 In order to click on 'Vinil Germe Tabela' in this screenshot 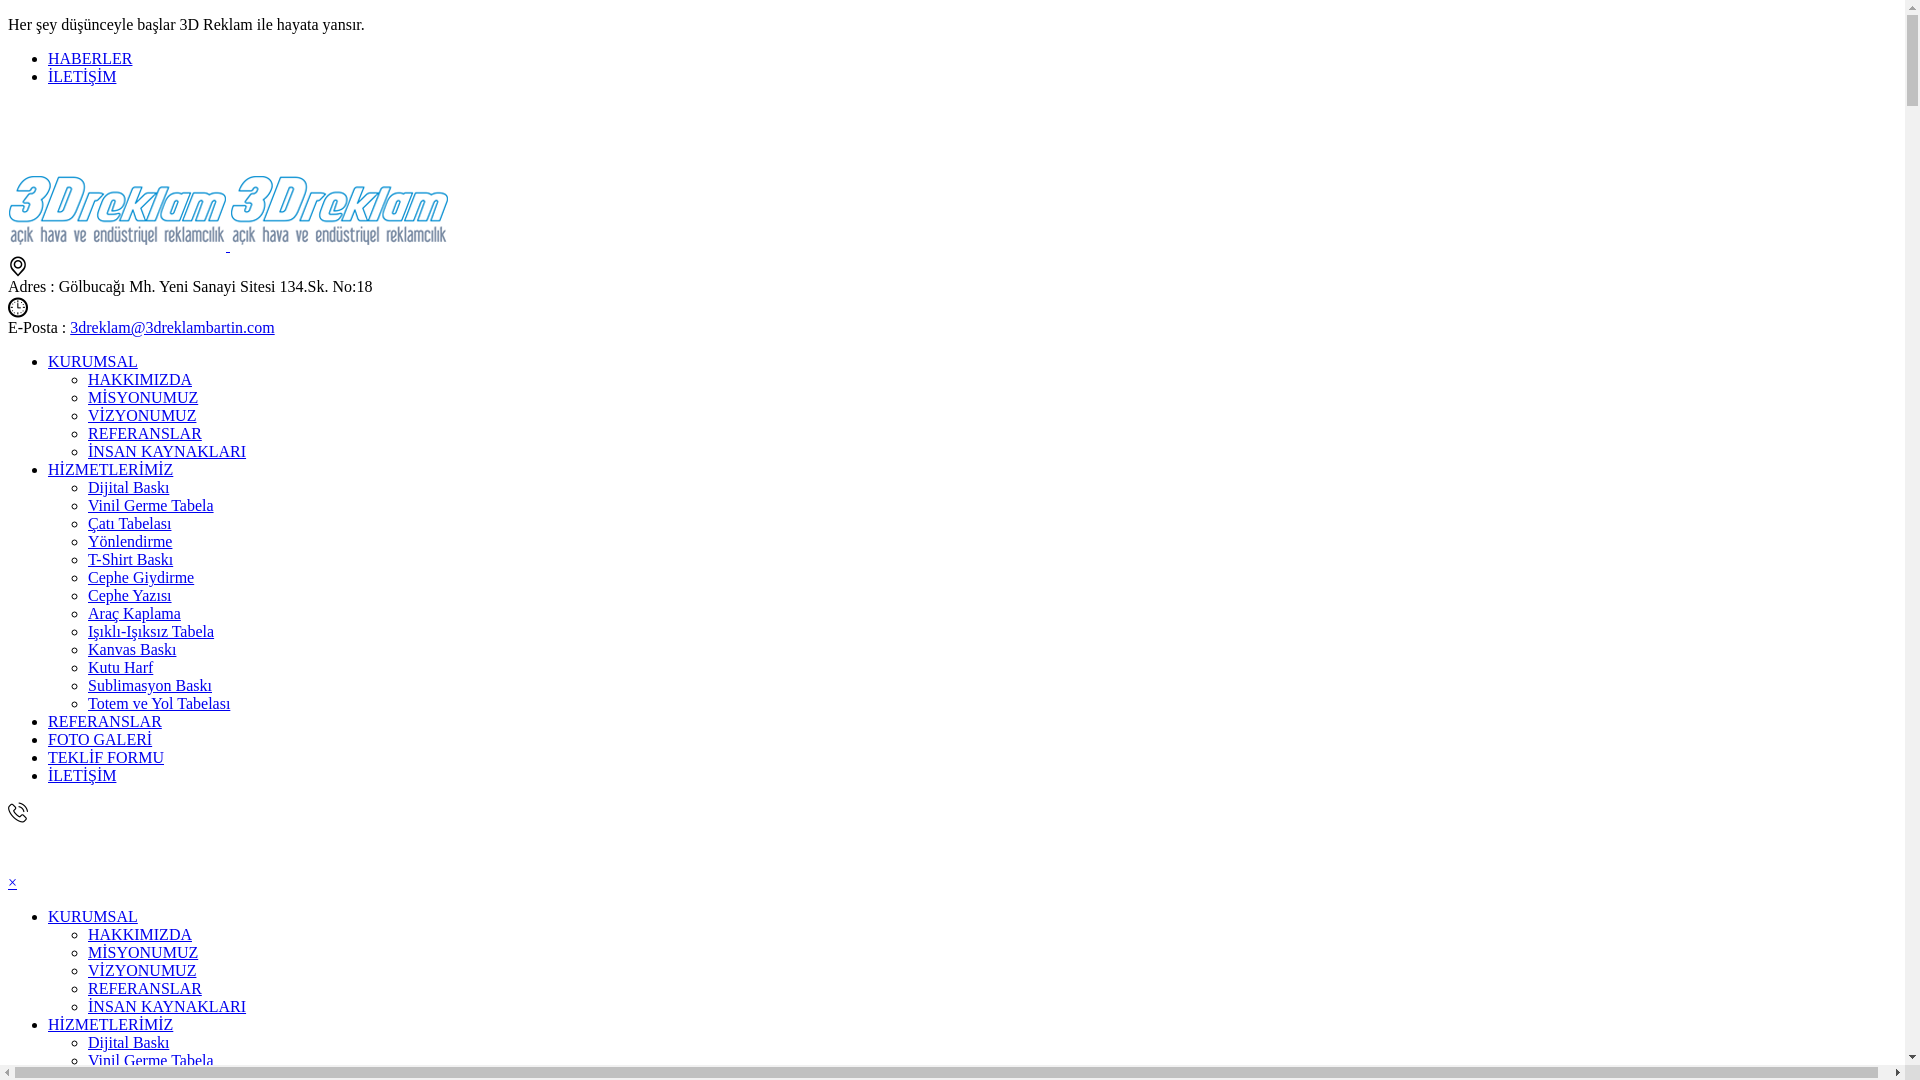, I will do `click(149, 1059)`.